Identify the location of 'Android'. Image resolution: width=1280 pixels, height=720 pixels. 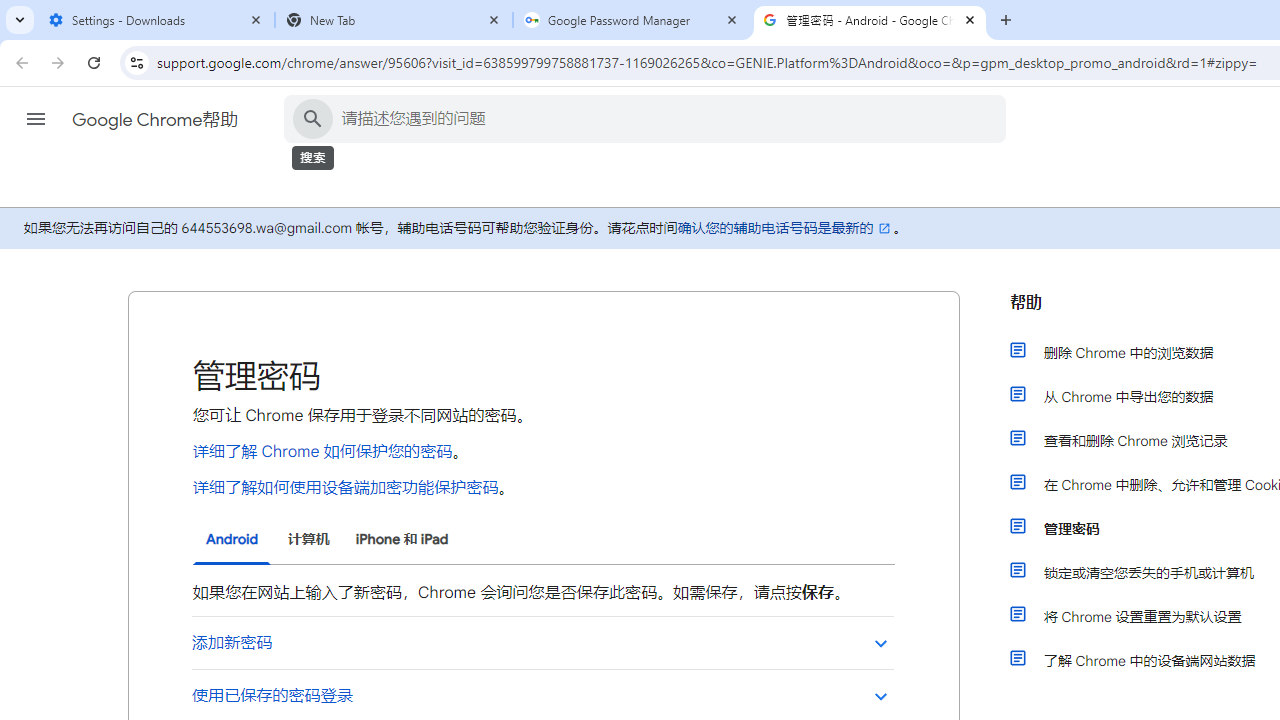
(232, 540).